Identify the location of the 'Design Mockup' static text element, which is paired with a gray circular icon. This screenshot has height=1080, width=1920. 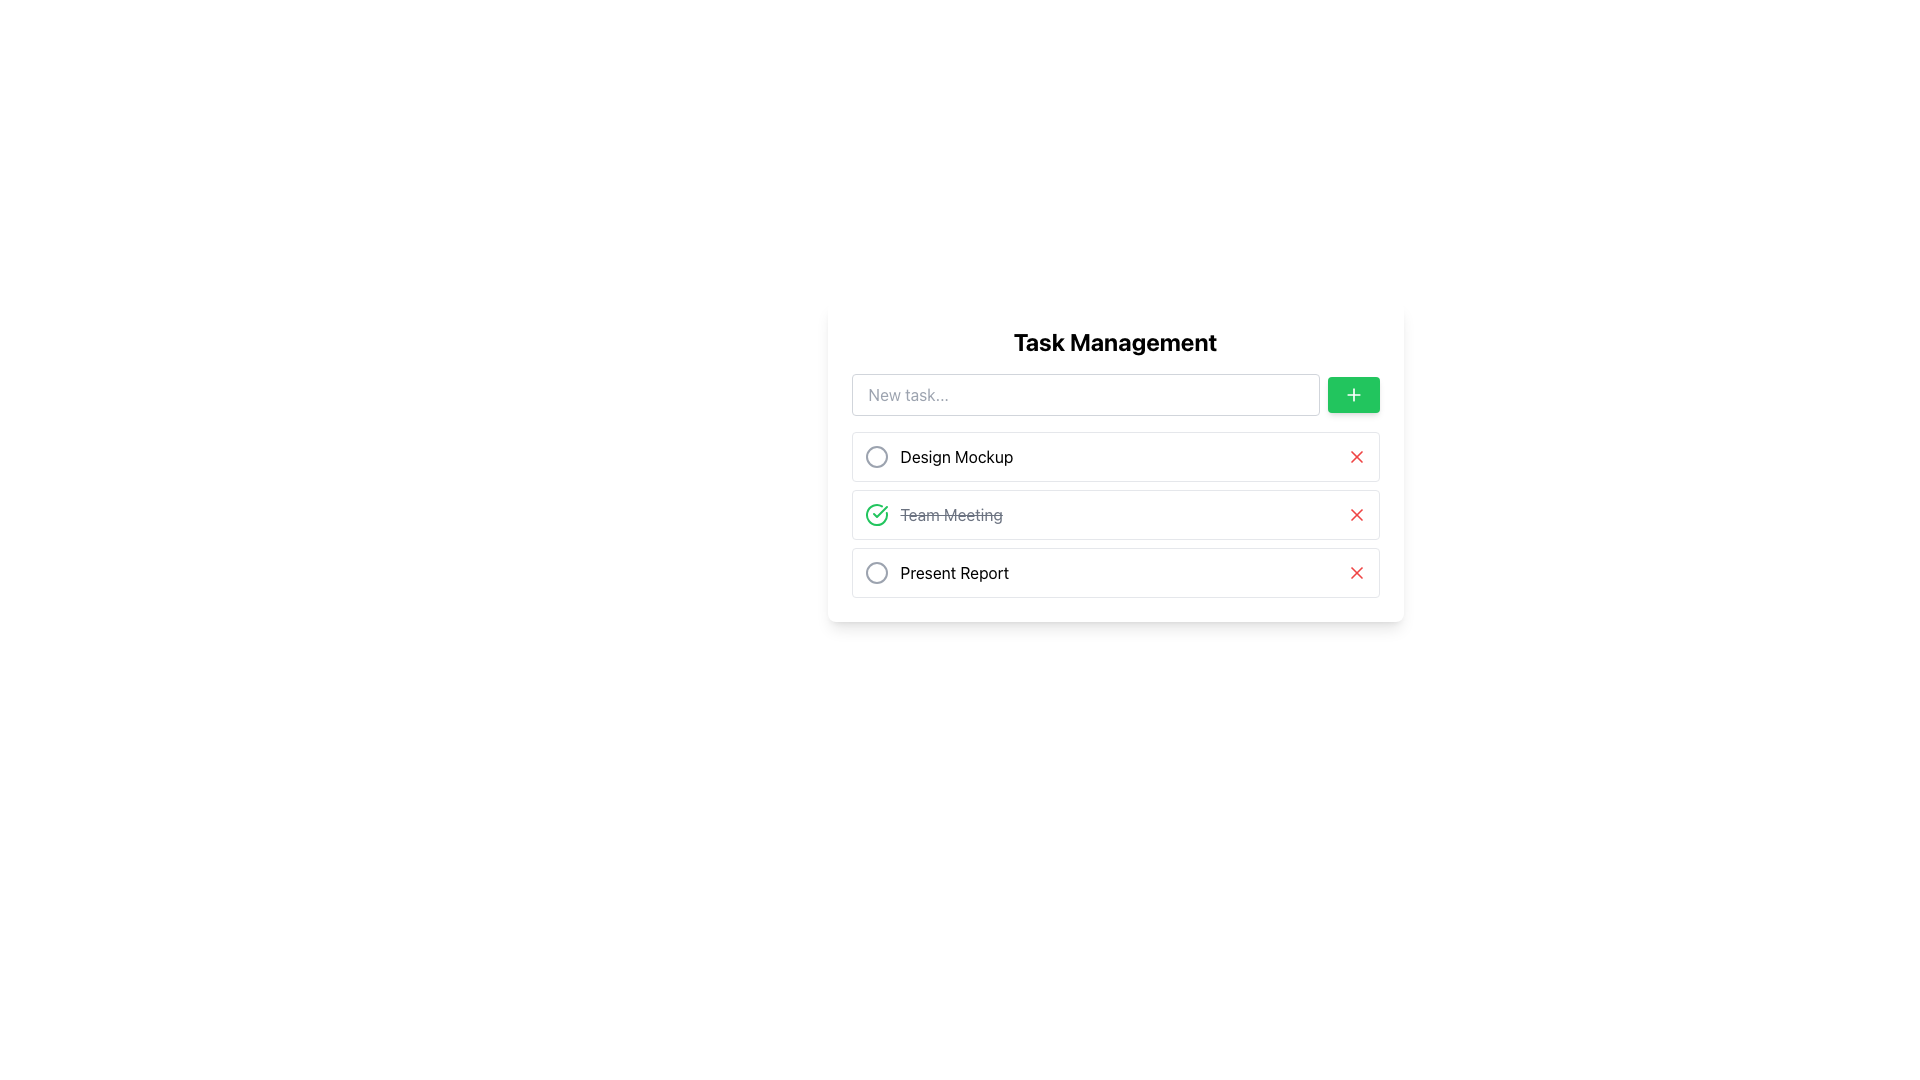
(937, 456).